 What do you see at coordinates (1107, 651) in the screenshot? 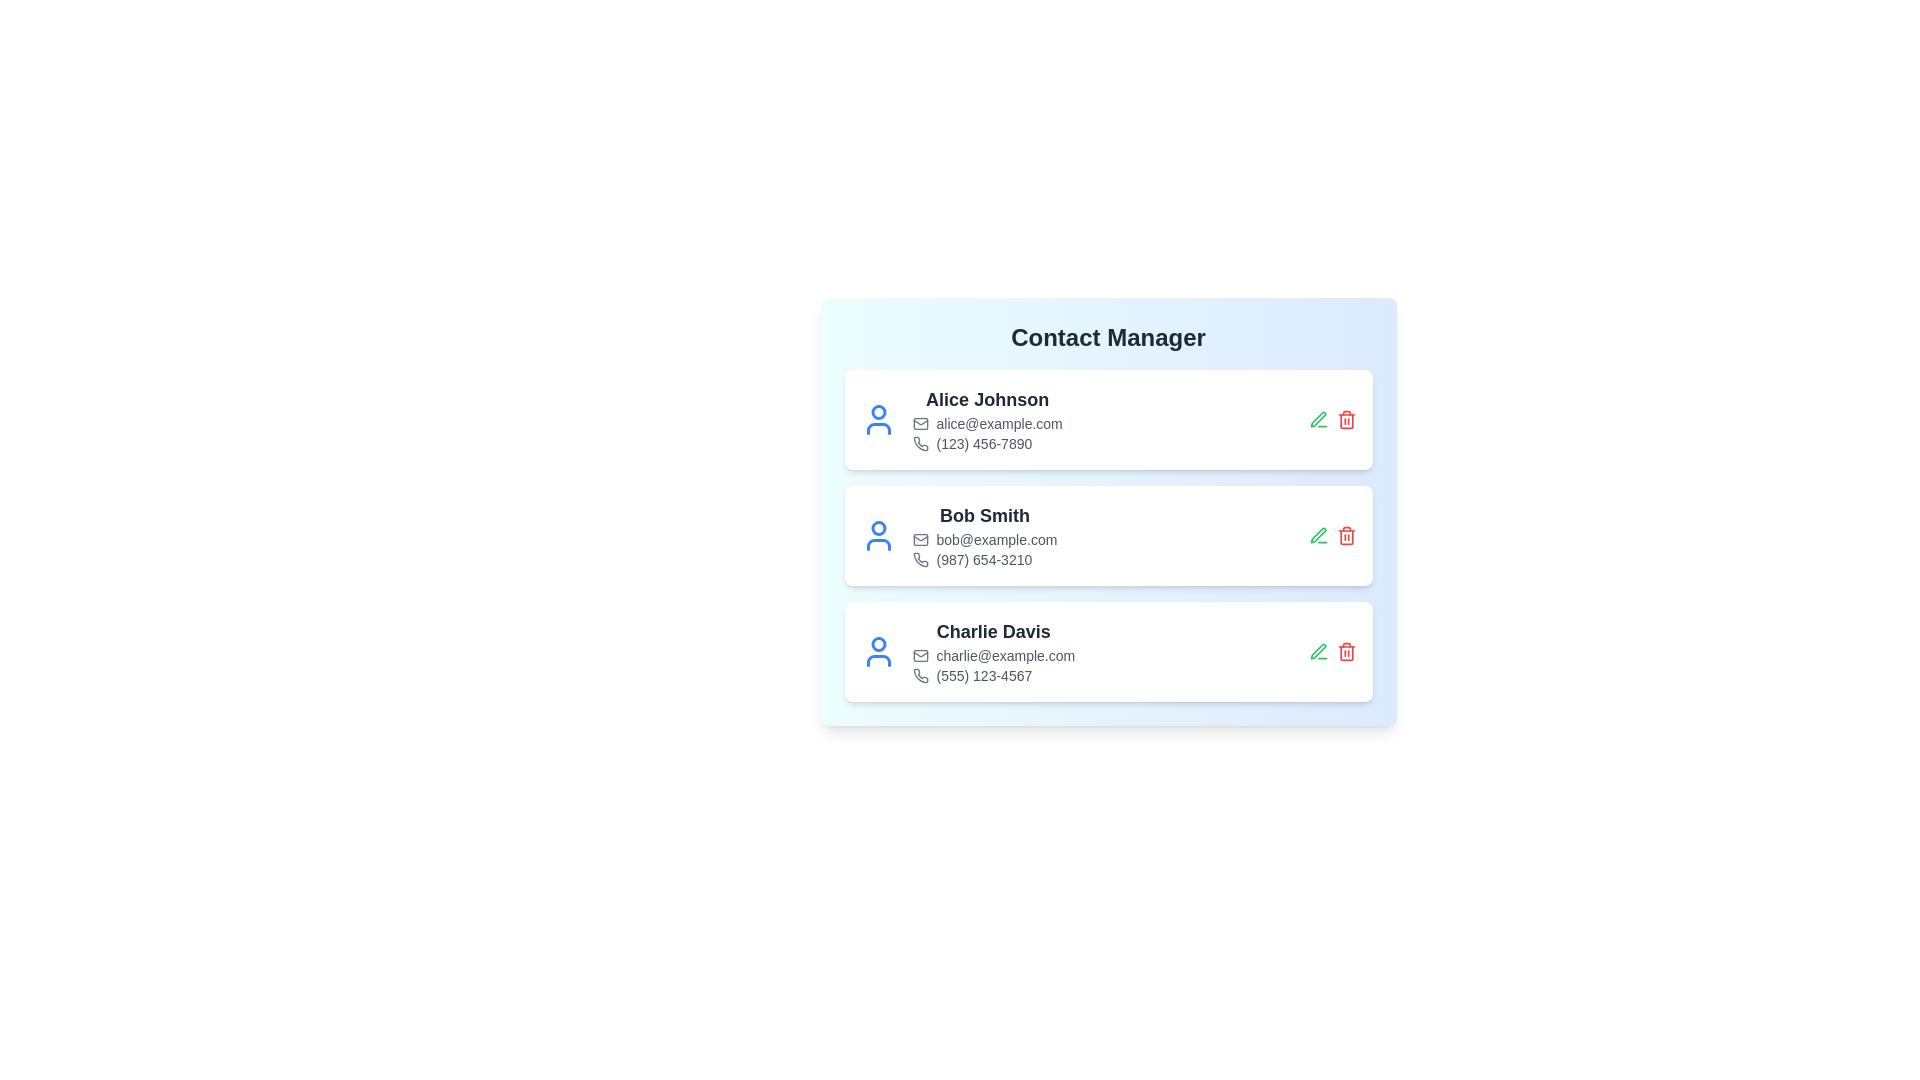
I see `the contact entry for Charlie Davis to view their details` at bounding box center [1107, 651].